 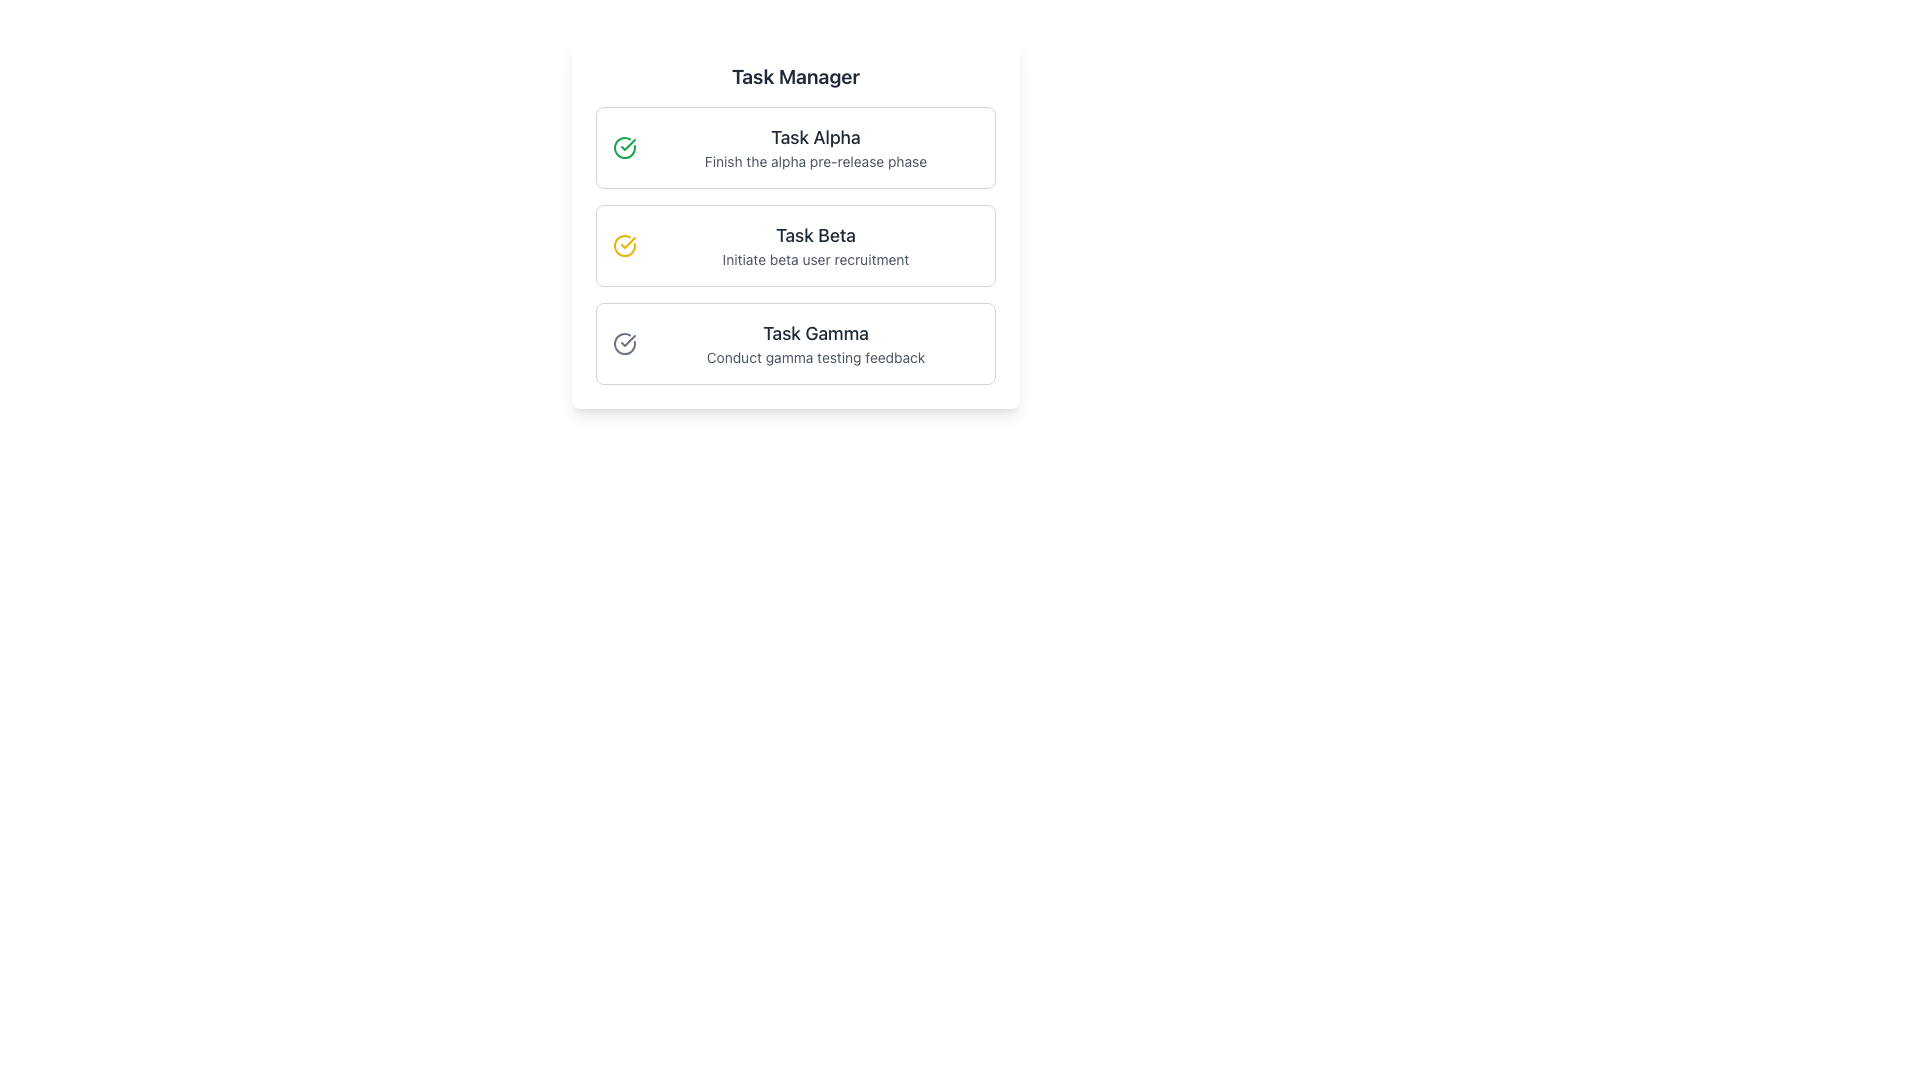 I want to click on the Circular Status Indicator Icon representing 'Task Beta', which is located to the left of the text 'Task Beta' in the task list, so click(x=623, y=245).